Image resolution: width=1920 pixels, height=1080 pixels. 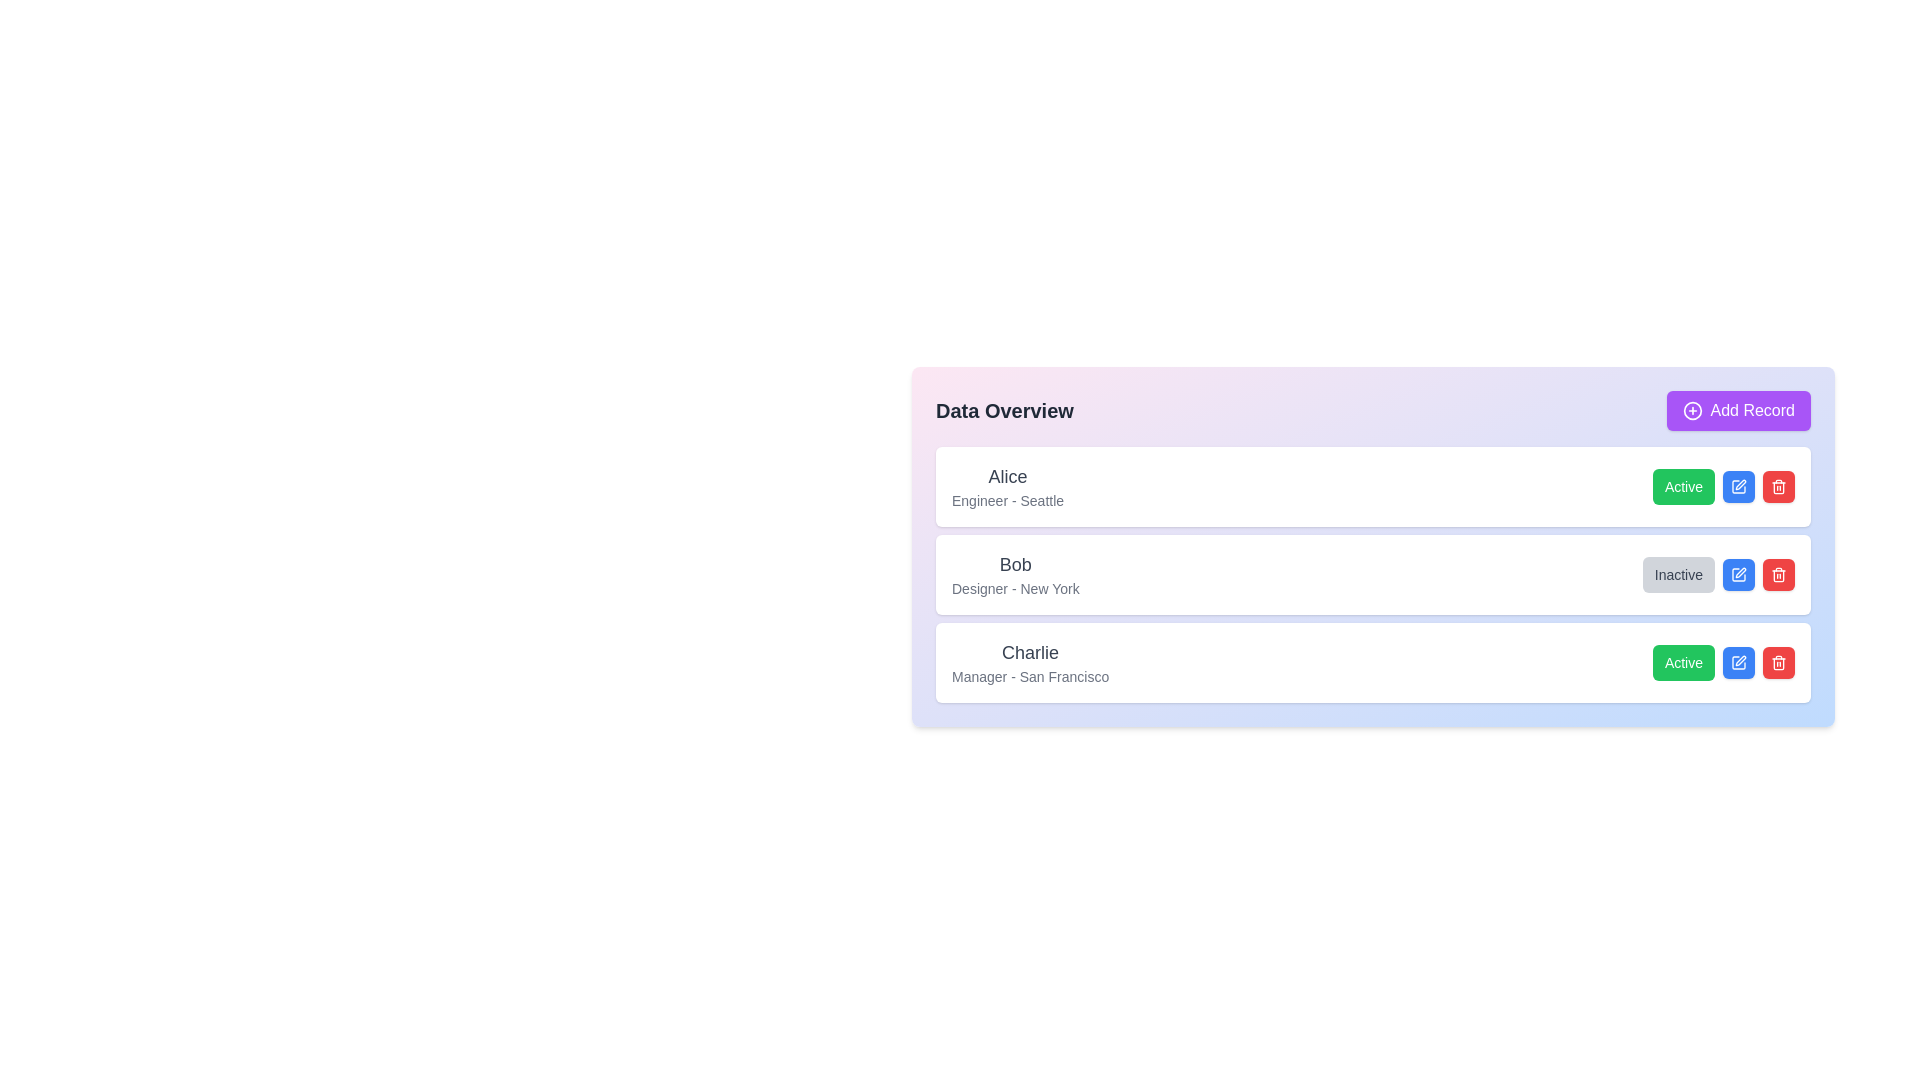 I want to click on the text label displaying the name and job title of an individual, which is located at the topmost position within a white rectangular card with rounded corners, so click(x=1008, y=486).